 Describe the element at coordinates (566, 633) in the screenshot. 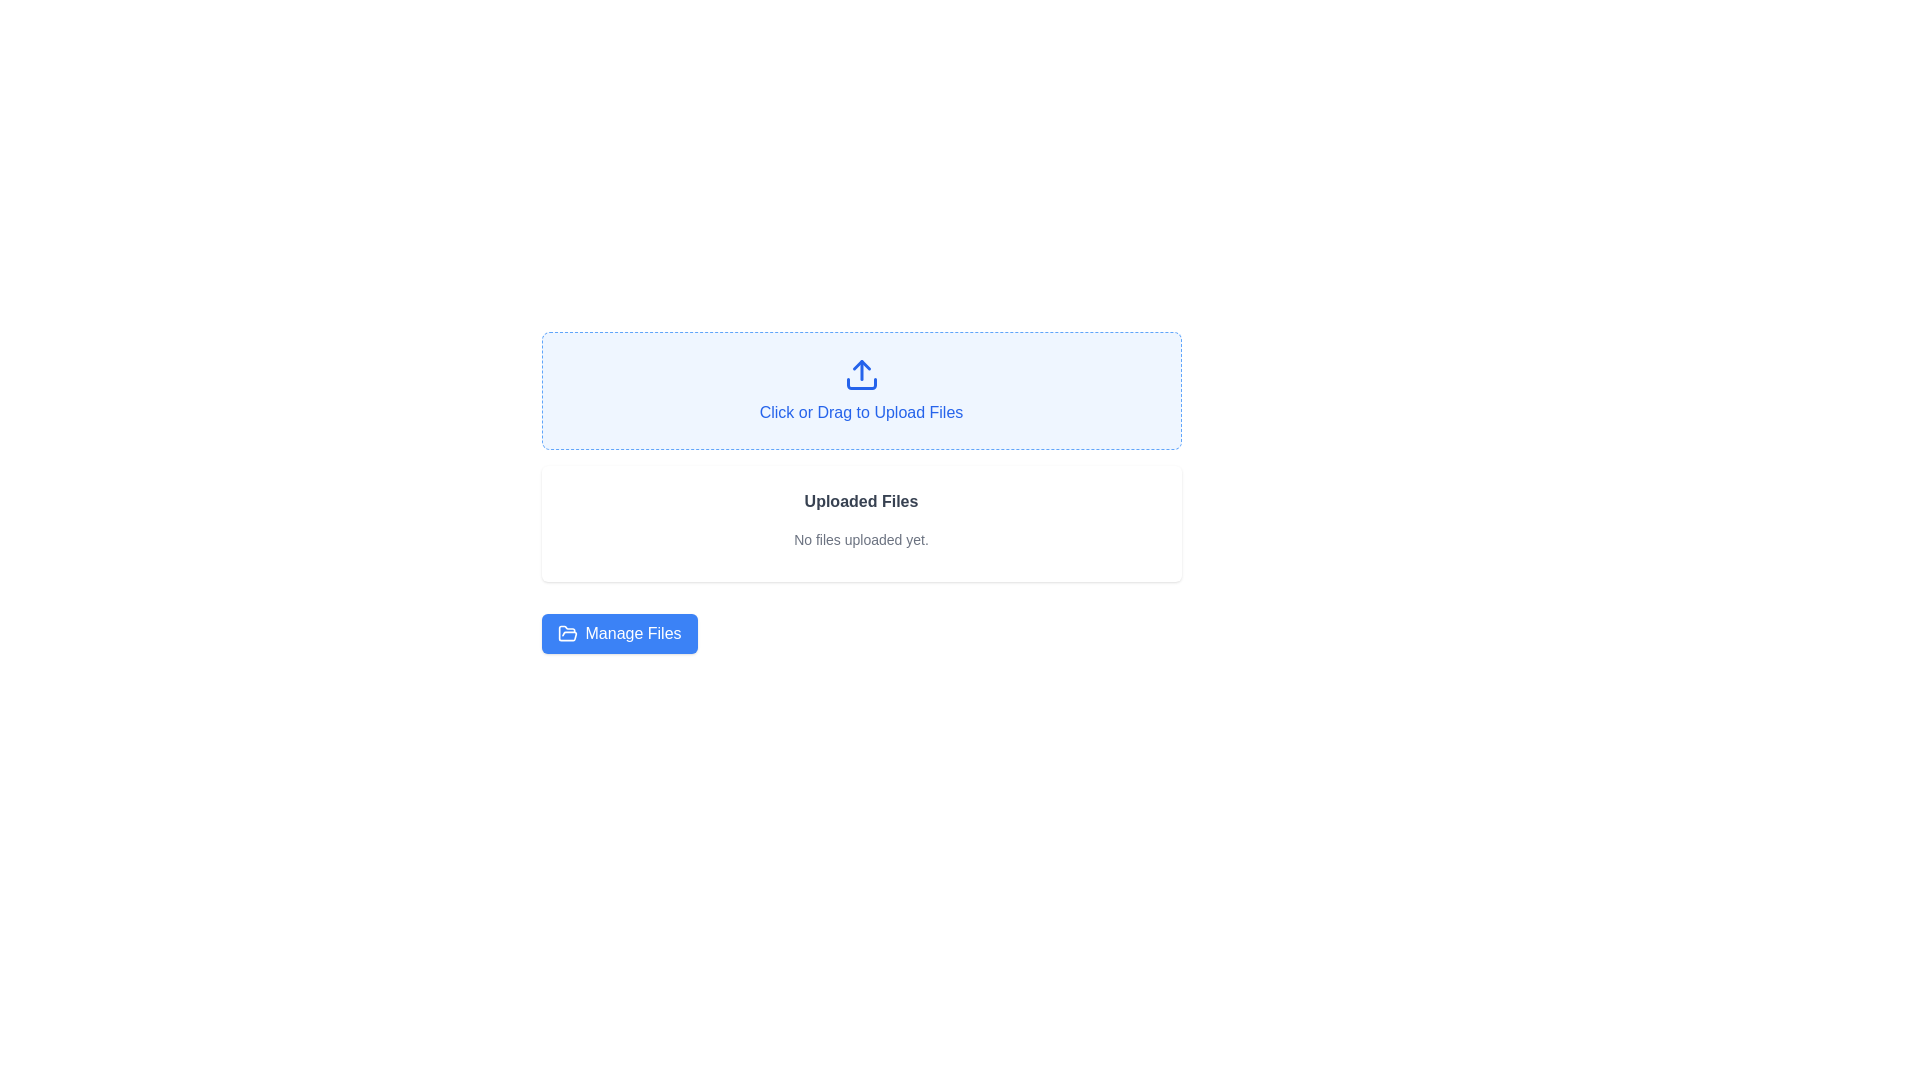

I see `the 'Manage Files' button, which contains an open folder icon styled with a line drawing technique, located at the bottom-center of the interface` at that location.